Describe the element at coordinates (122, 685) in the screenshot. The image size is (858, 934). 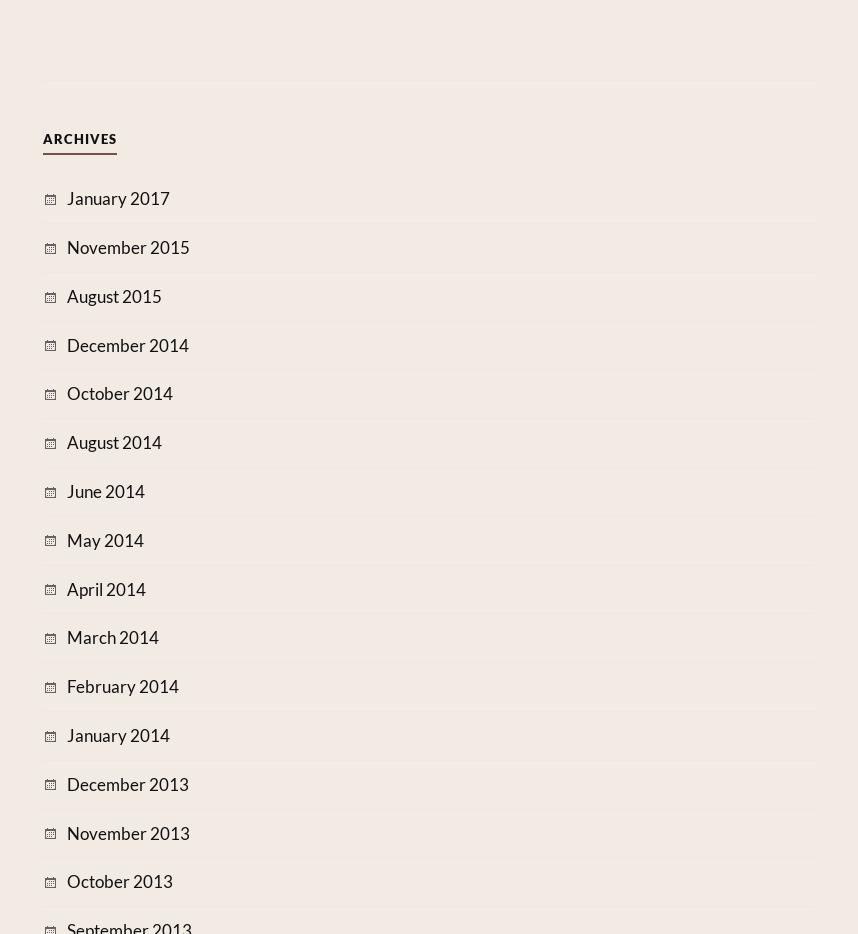
I see `'February 2014'` at that location.